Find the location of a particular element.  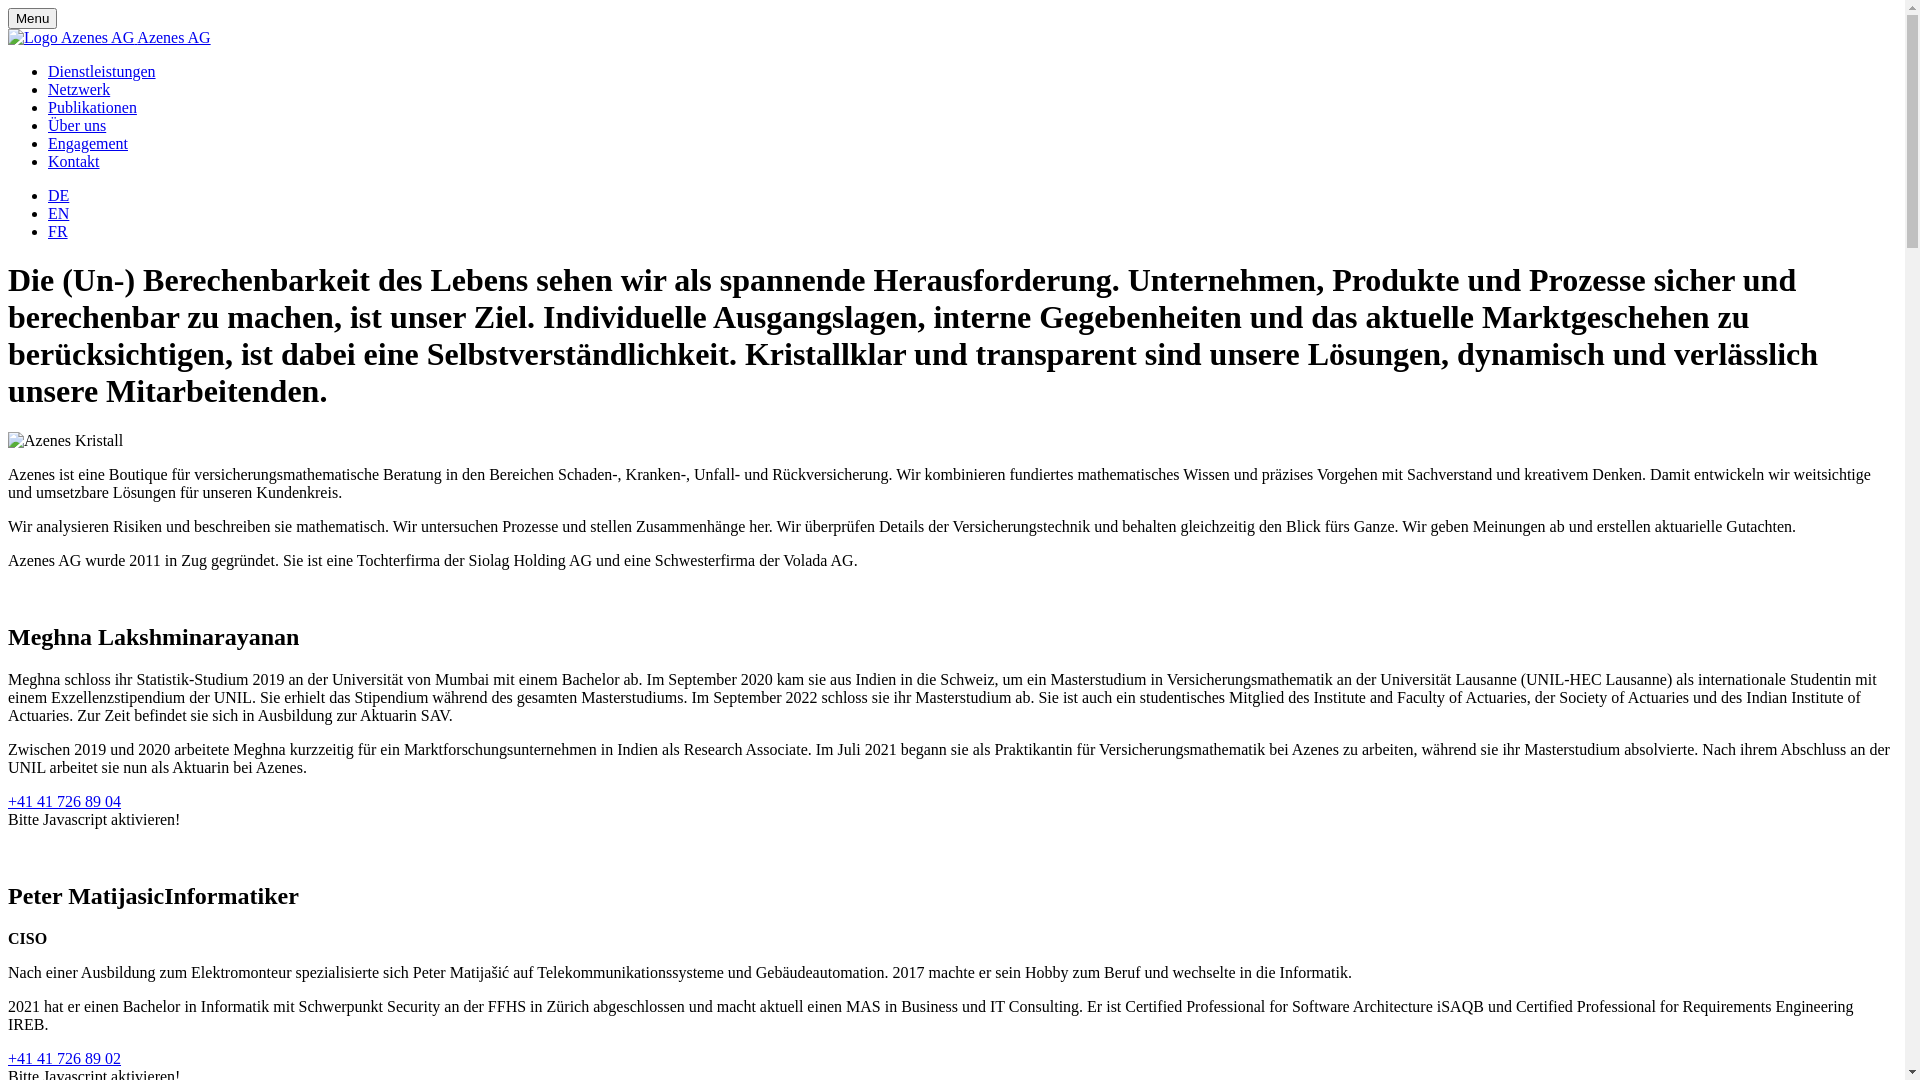

'Netzwerk' is located at coordinates (48, 88).